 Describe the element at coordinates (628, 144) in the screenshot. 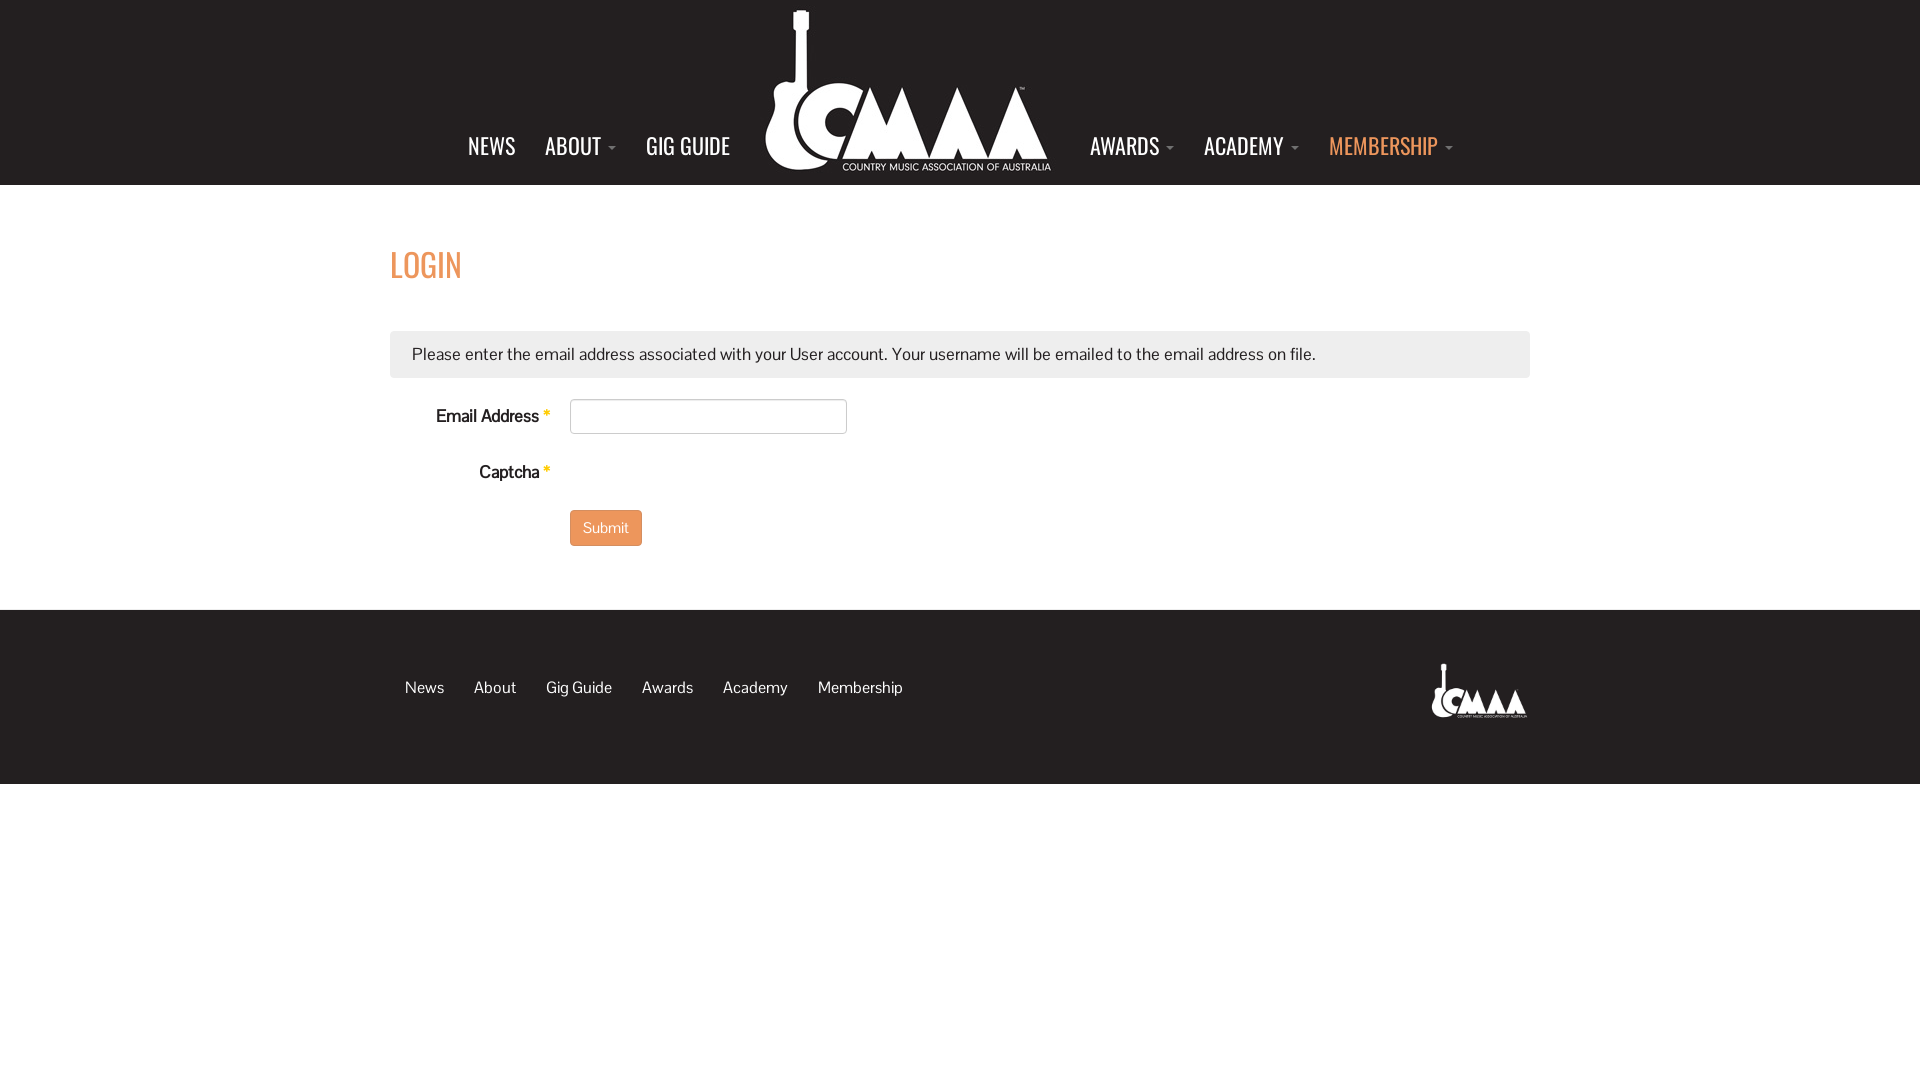

I see `'GIG GUIDE'` at that location.